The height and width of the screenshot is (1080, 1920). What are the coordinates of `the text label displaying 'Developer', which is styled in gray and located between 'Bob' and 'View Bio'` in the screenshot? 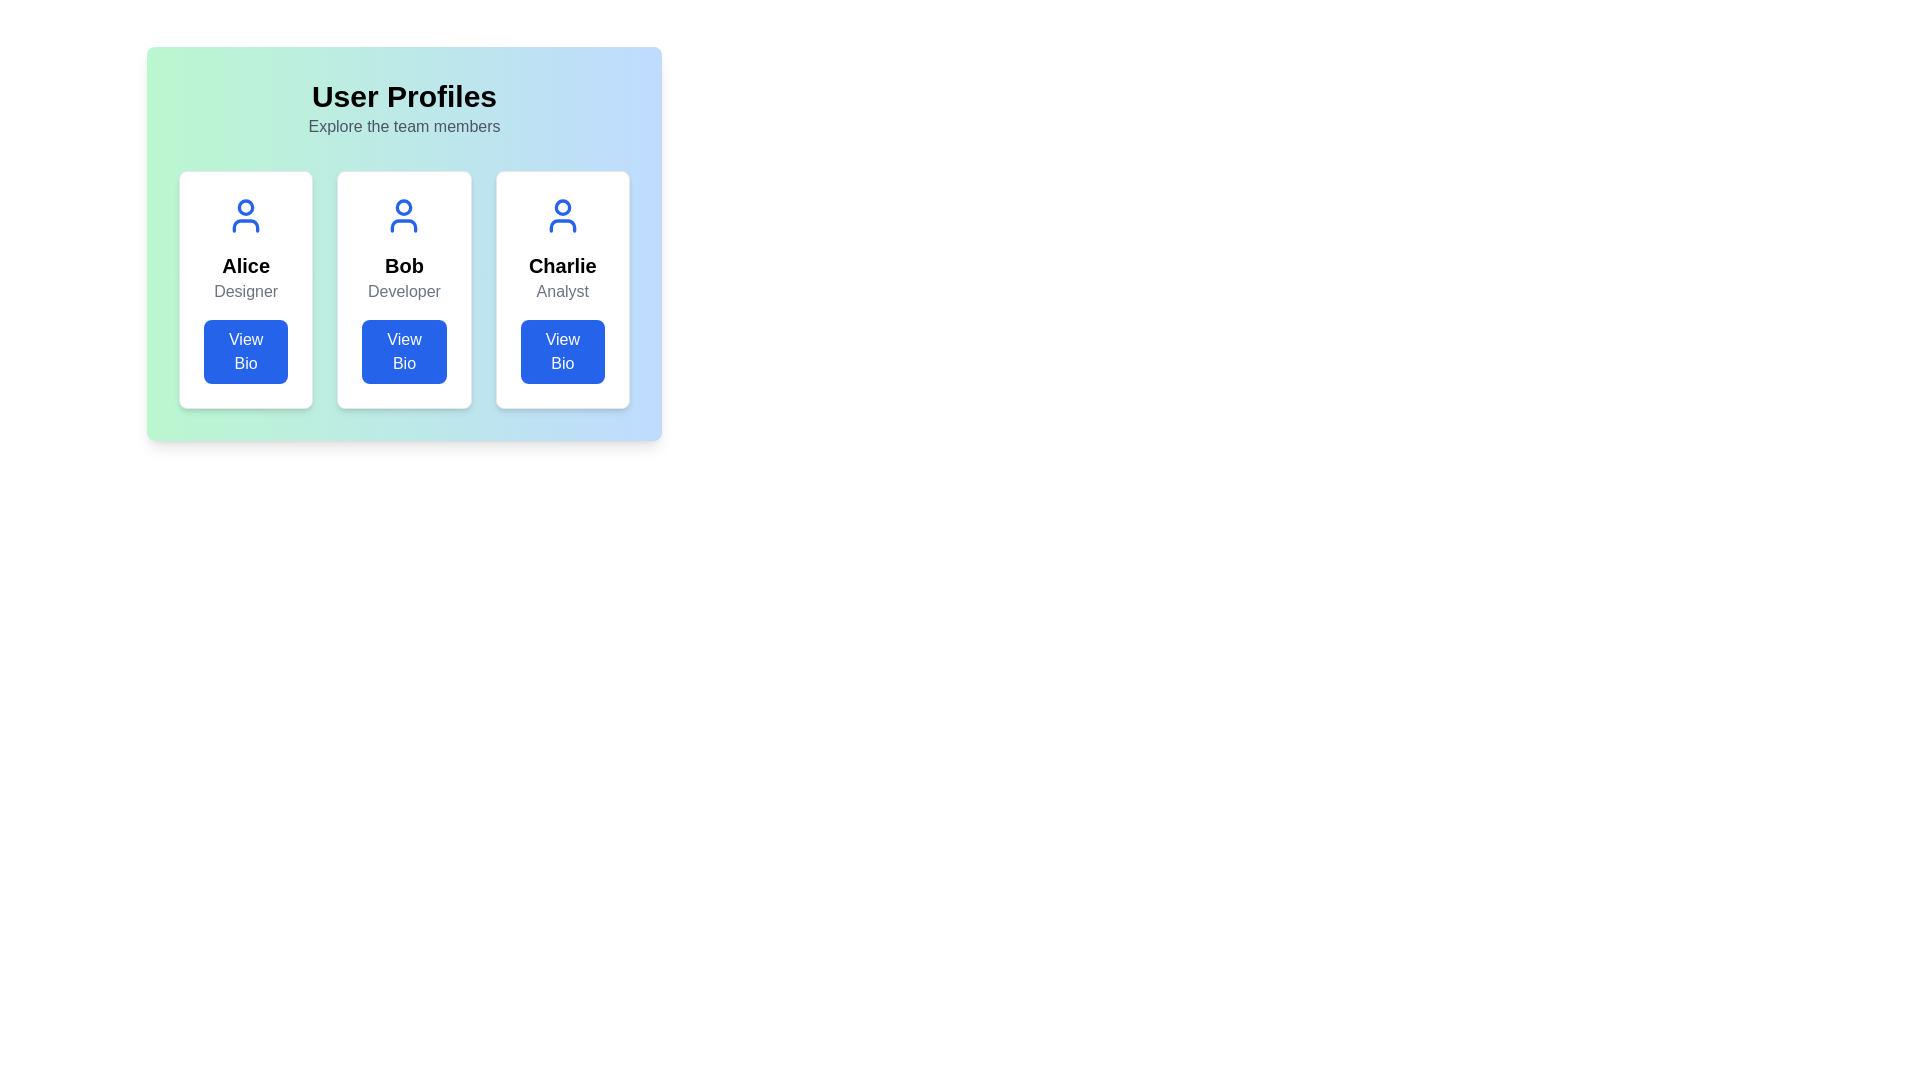 It's located at (403, 292).